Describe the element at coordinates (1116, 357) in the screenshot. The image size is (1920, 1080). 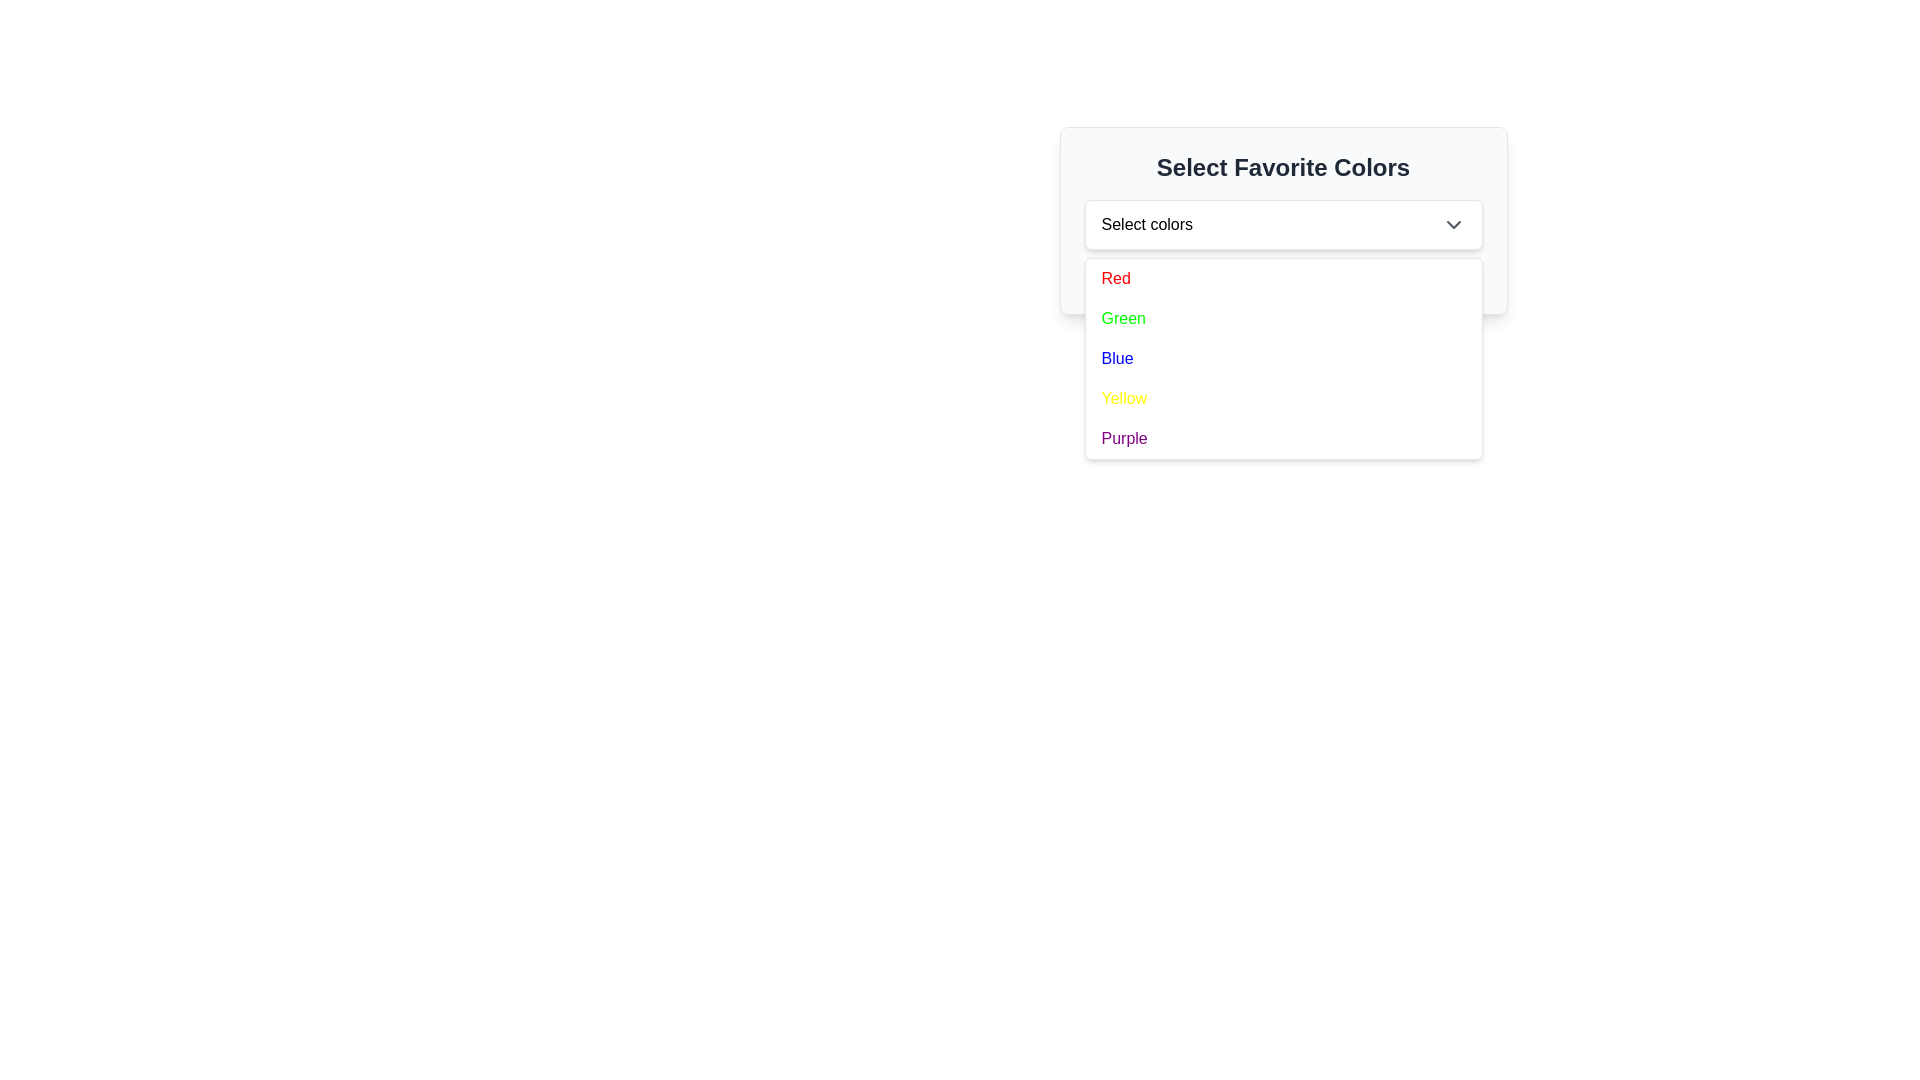
I see `the selectable list item displaying the word 'Blue' in blue color, which is the third item in the dropdown list of color options` at that location.